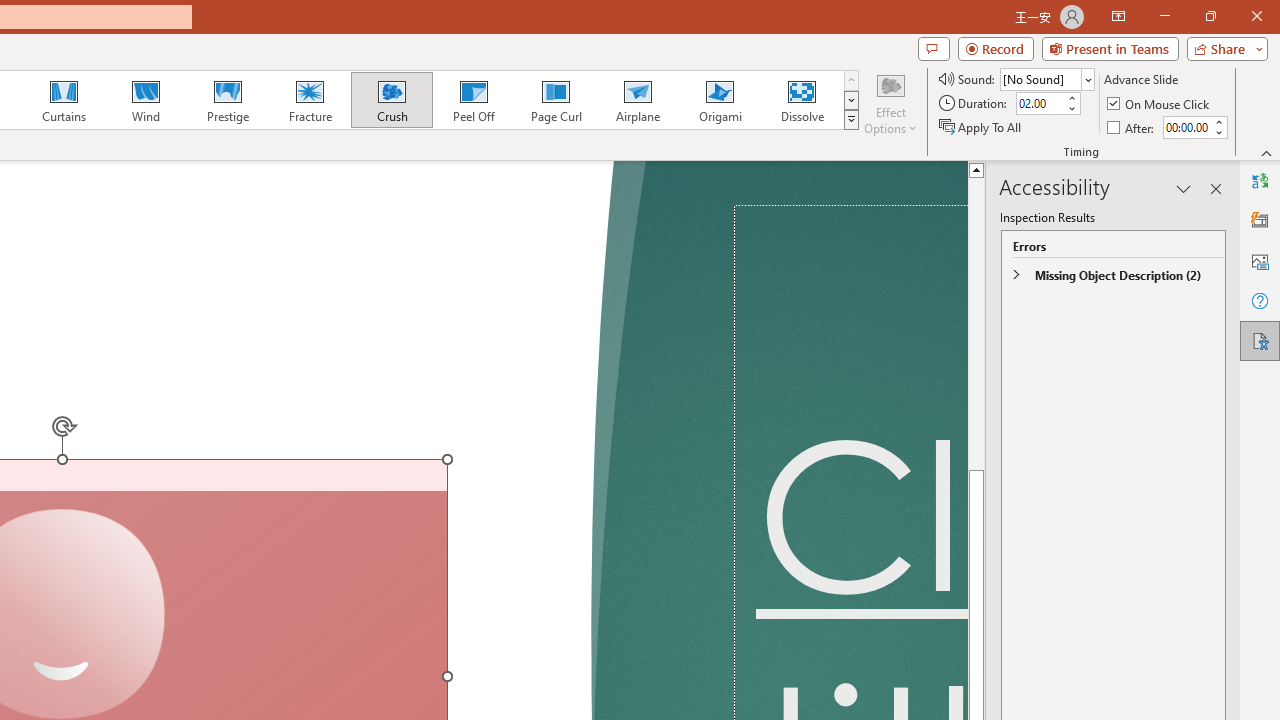 The height and width of the screenshot is (720, 1280). I want to click on 'Crush', so click(391, 100).